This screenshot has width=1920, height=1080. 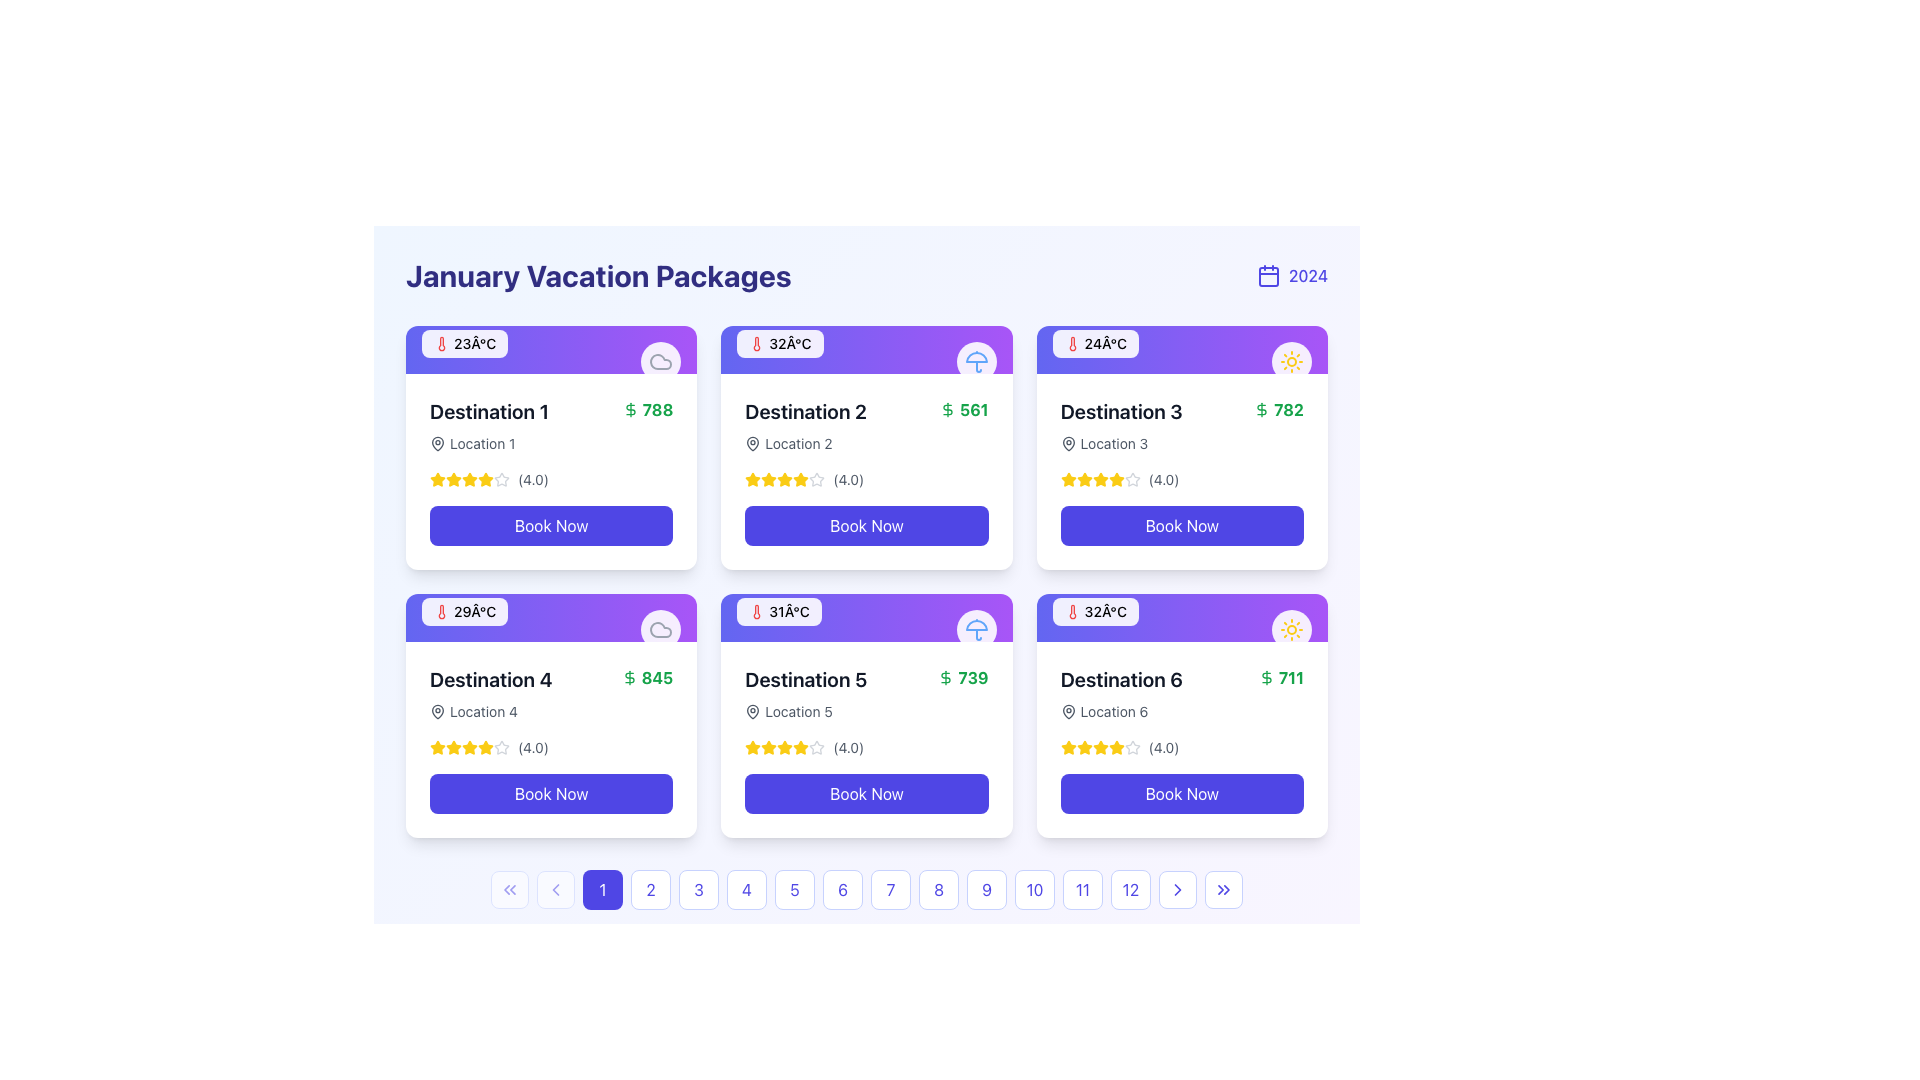 What do you see at coordinates (801, 748) in the screenshot?
I see `the fourth yellow star icon in the 4-star rating sequence located under the title 'Destination 5'` at bounding box center [801, 748].